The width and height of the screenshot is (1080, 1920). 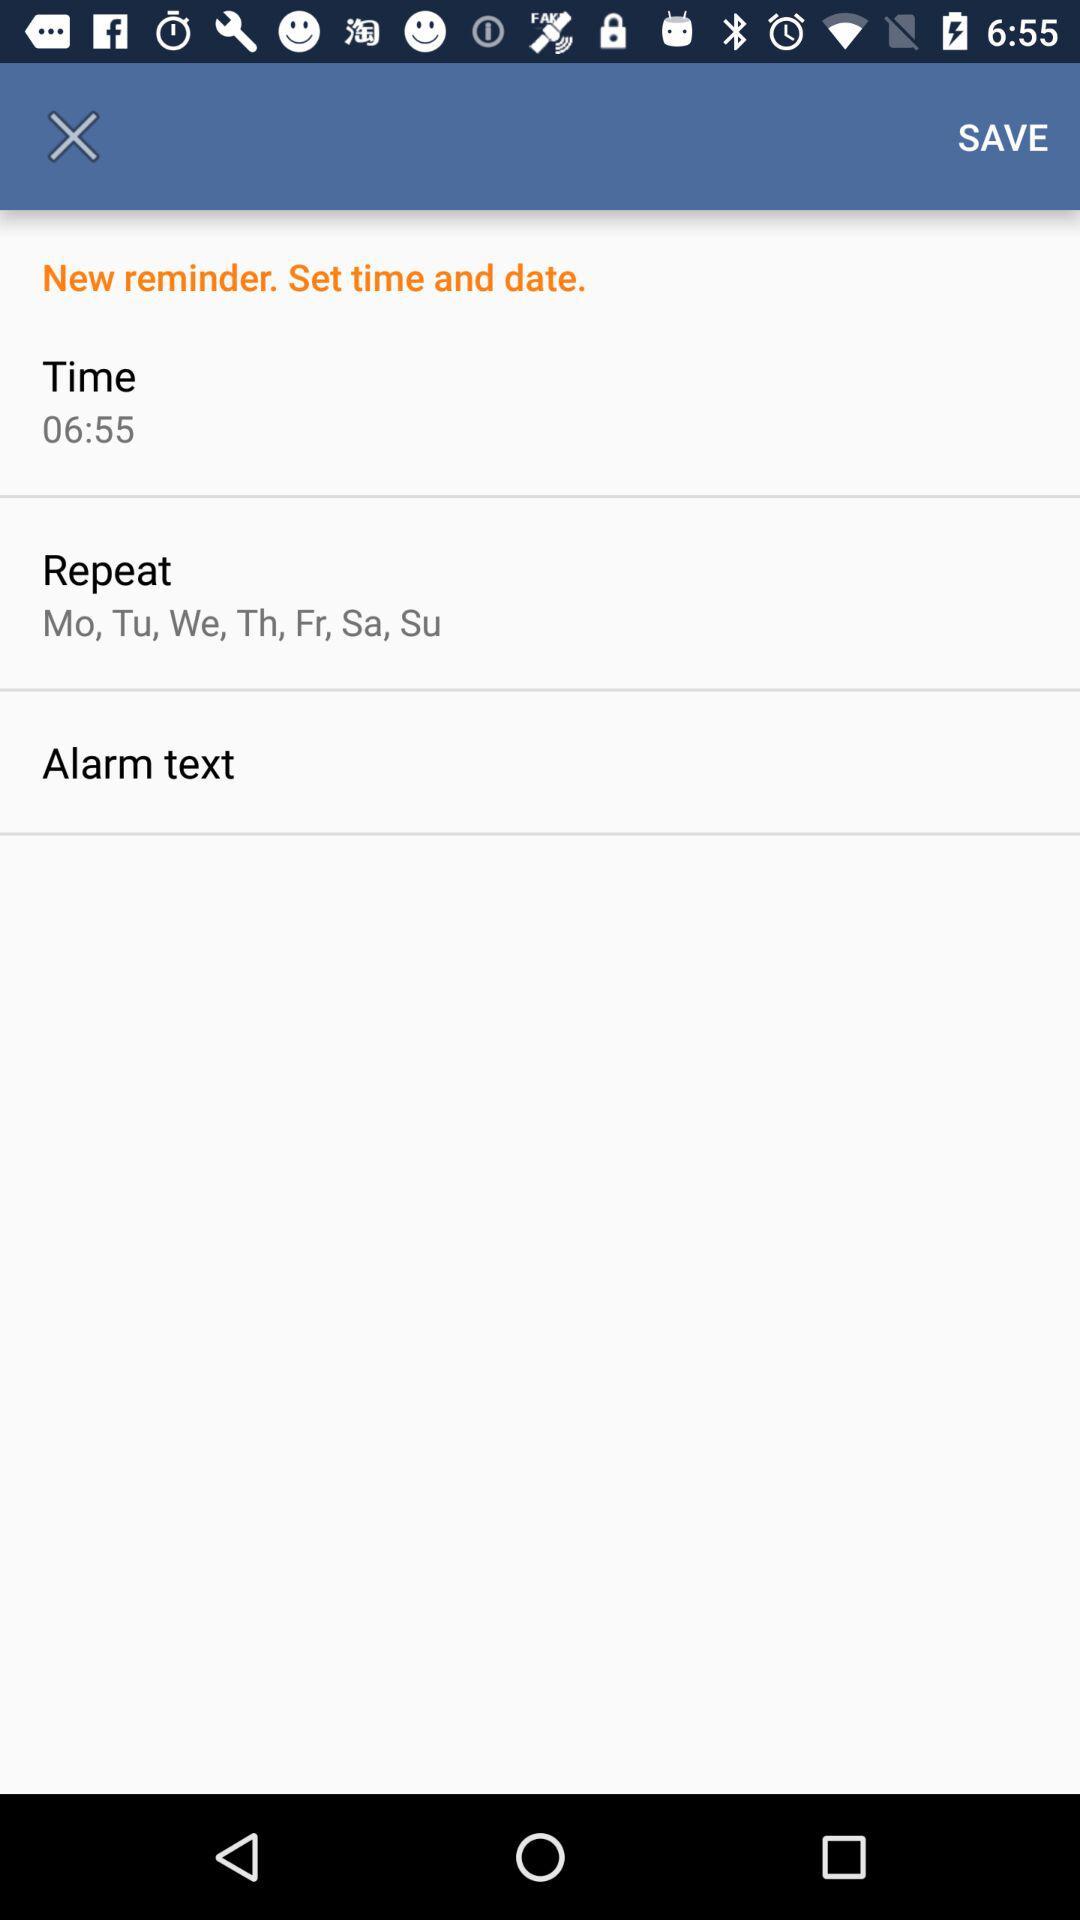 I want to click on the icon below the repeat, so click(x=240, y=620).